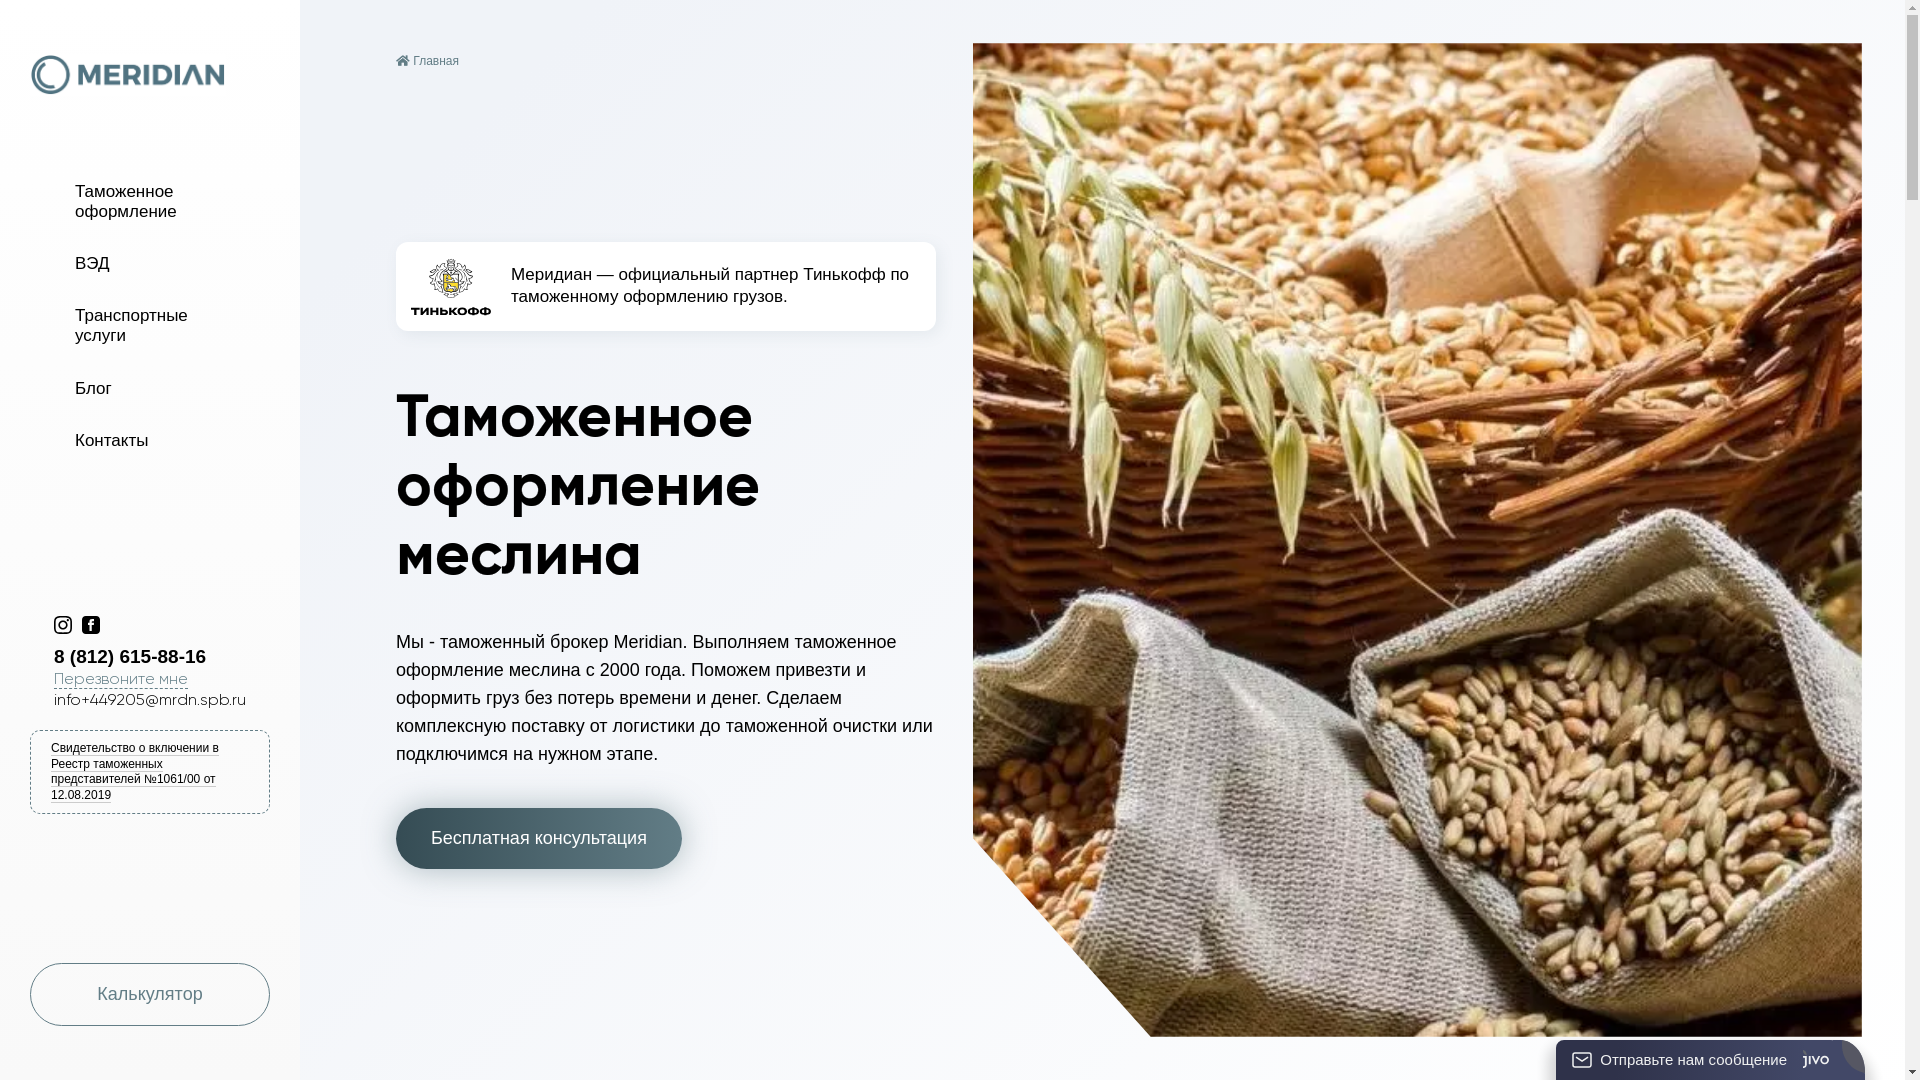 This screenshot has width=1920, height=1080. What do you see at coordinates (162, 656) in the screenshot?
I see `'8 (812) 615-88-16'` at bounding box center [162, 656].